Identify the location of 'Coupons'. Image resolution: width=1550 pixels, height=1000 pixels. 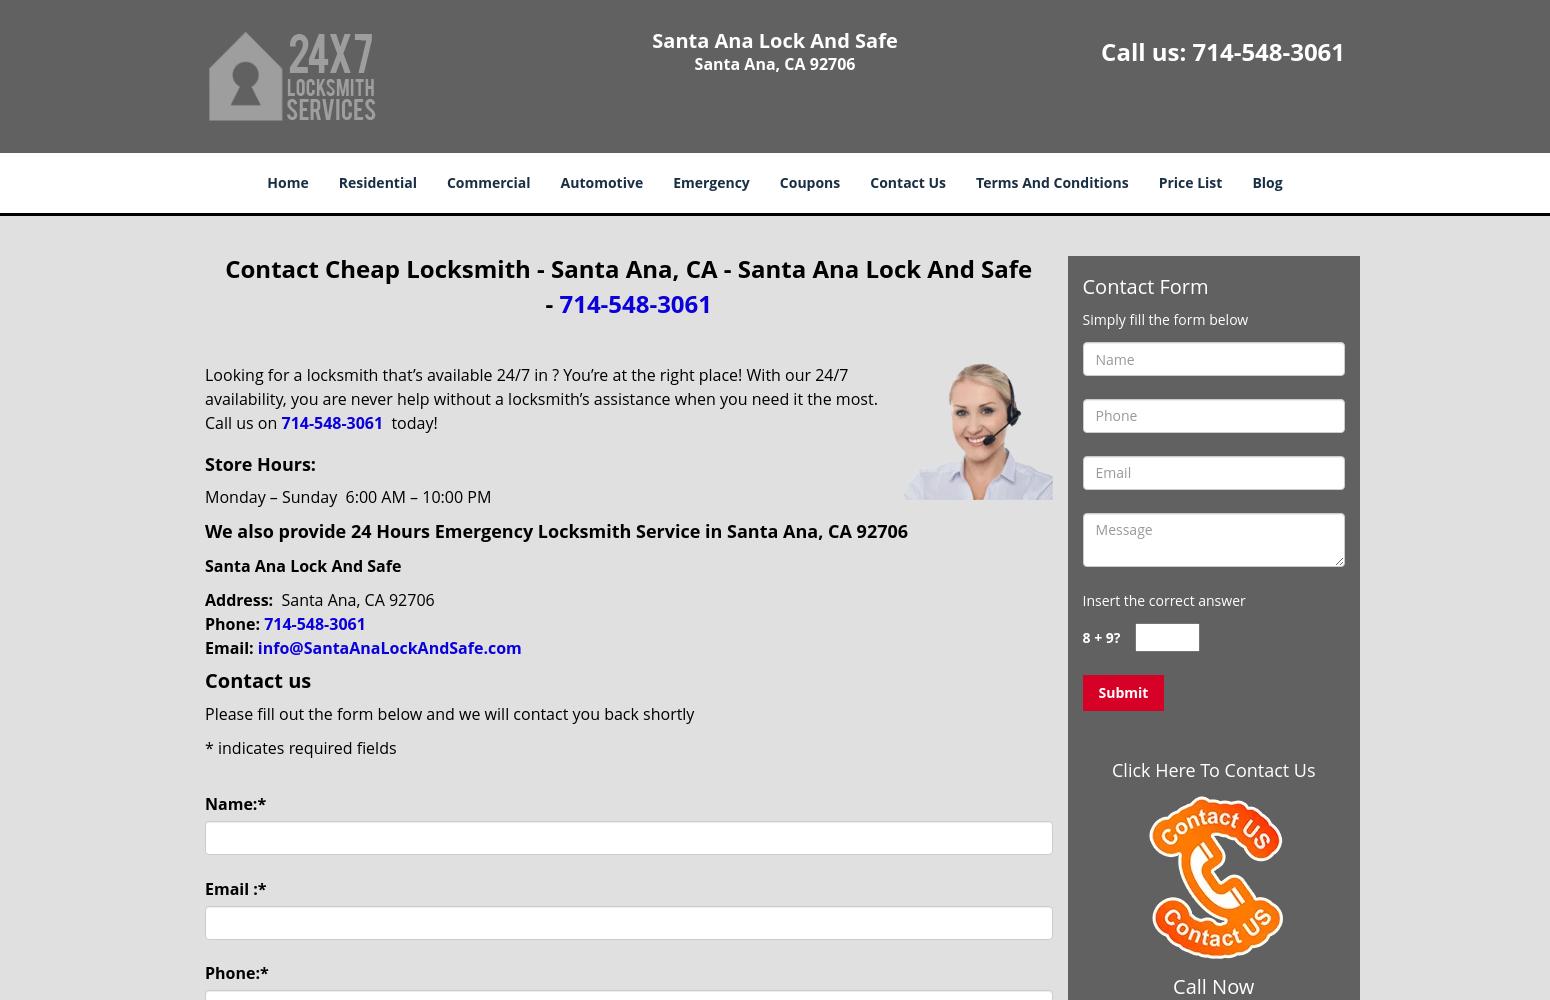
(808, 182).